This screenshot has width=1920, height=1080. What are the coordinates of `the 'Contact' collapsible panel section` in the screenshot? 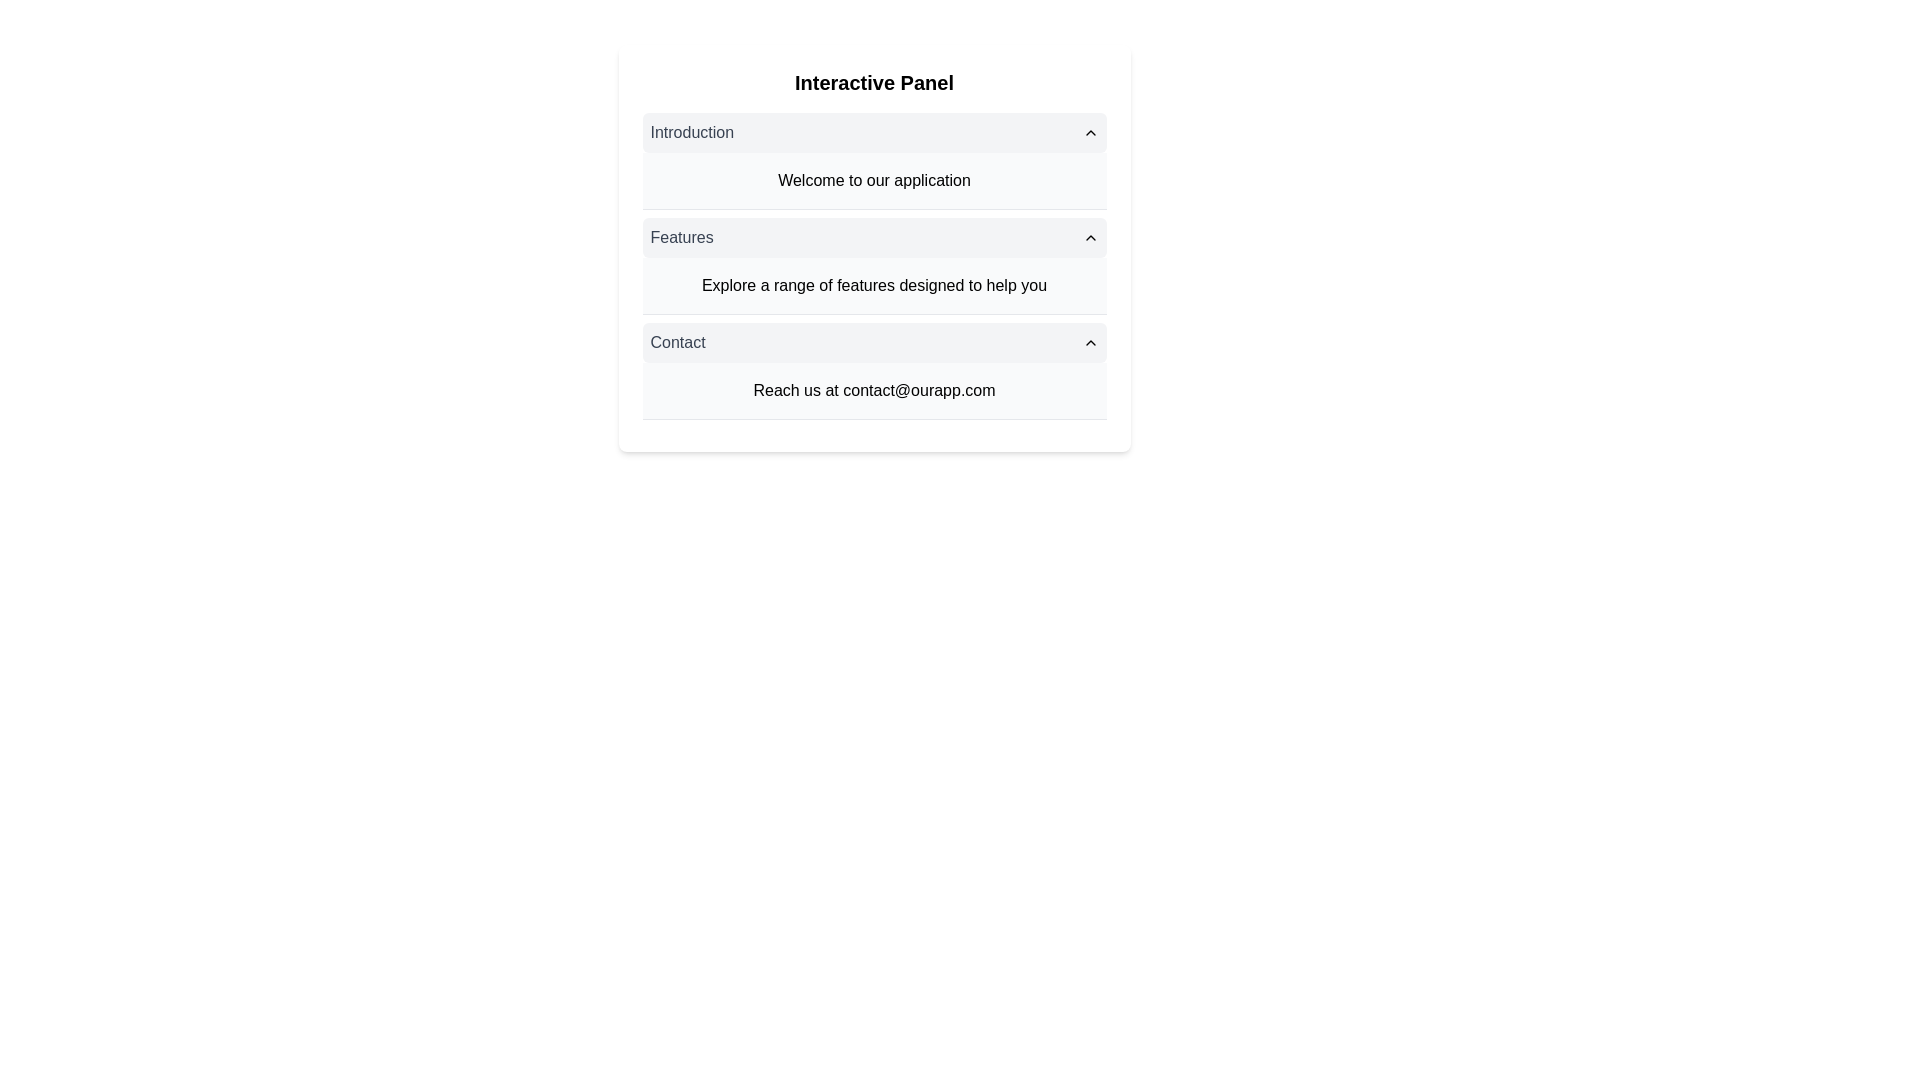 It's located at (874, 371).